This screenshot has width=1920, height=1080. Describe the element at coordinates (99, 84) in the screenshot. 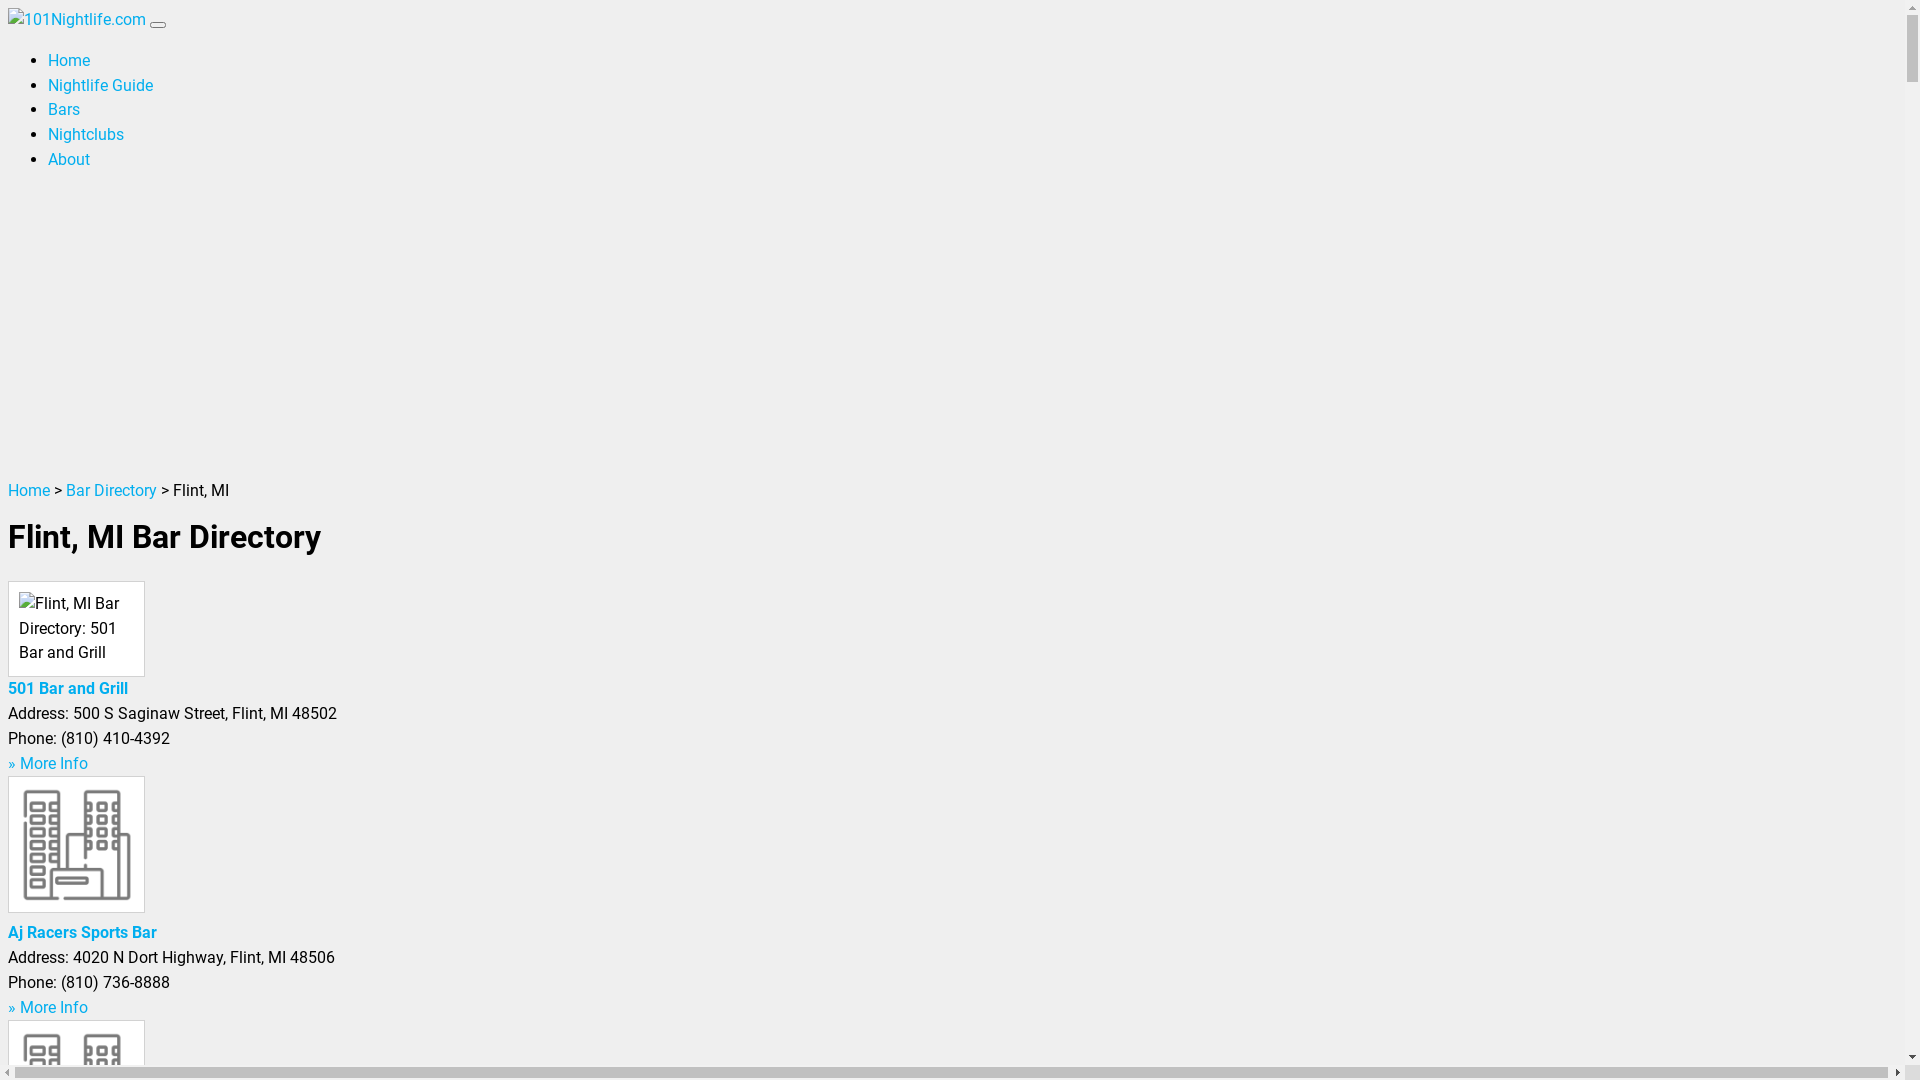

I see `'Nightlife Guide'` at that location.